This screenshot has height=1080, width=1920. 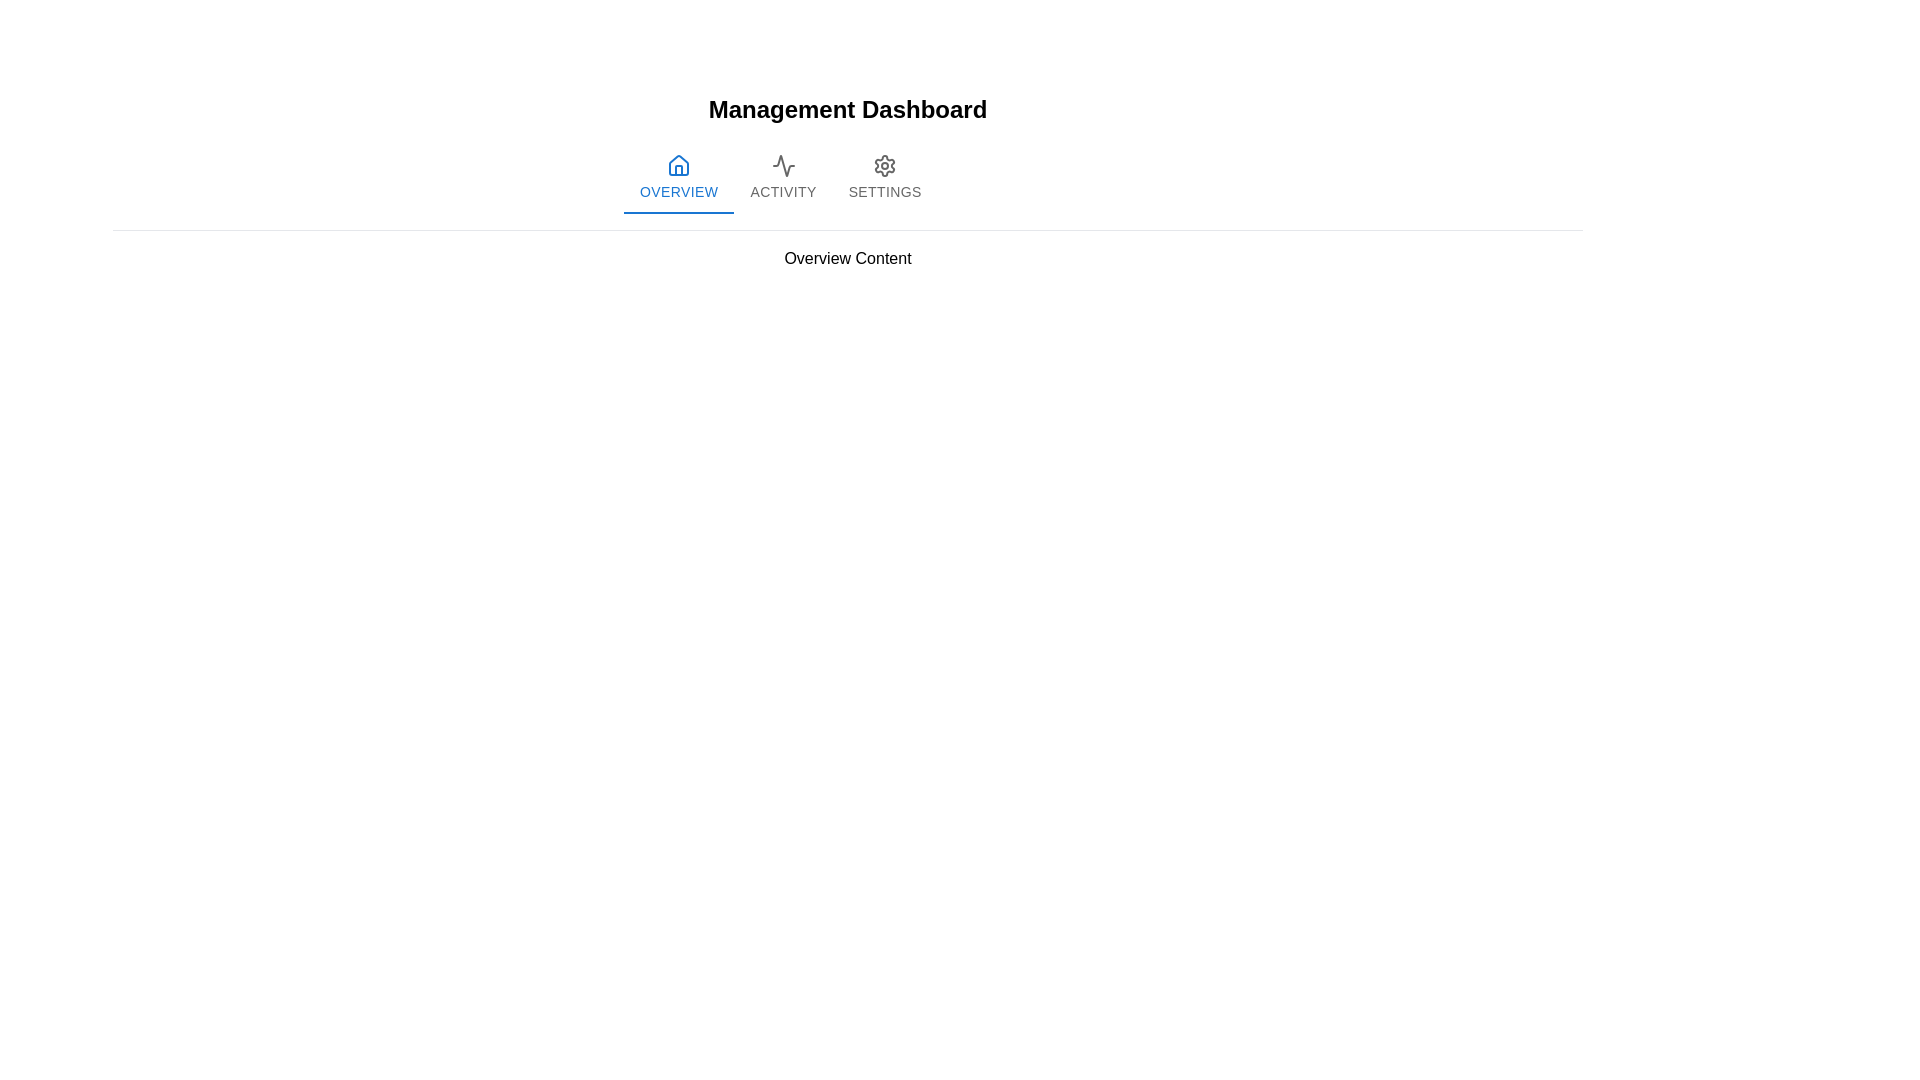 I want to click on the 'Activity' tab in the Tab Navigation Bar to switch tabs, so click(x=848, y=176).